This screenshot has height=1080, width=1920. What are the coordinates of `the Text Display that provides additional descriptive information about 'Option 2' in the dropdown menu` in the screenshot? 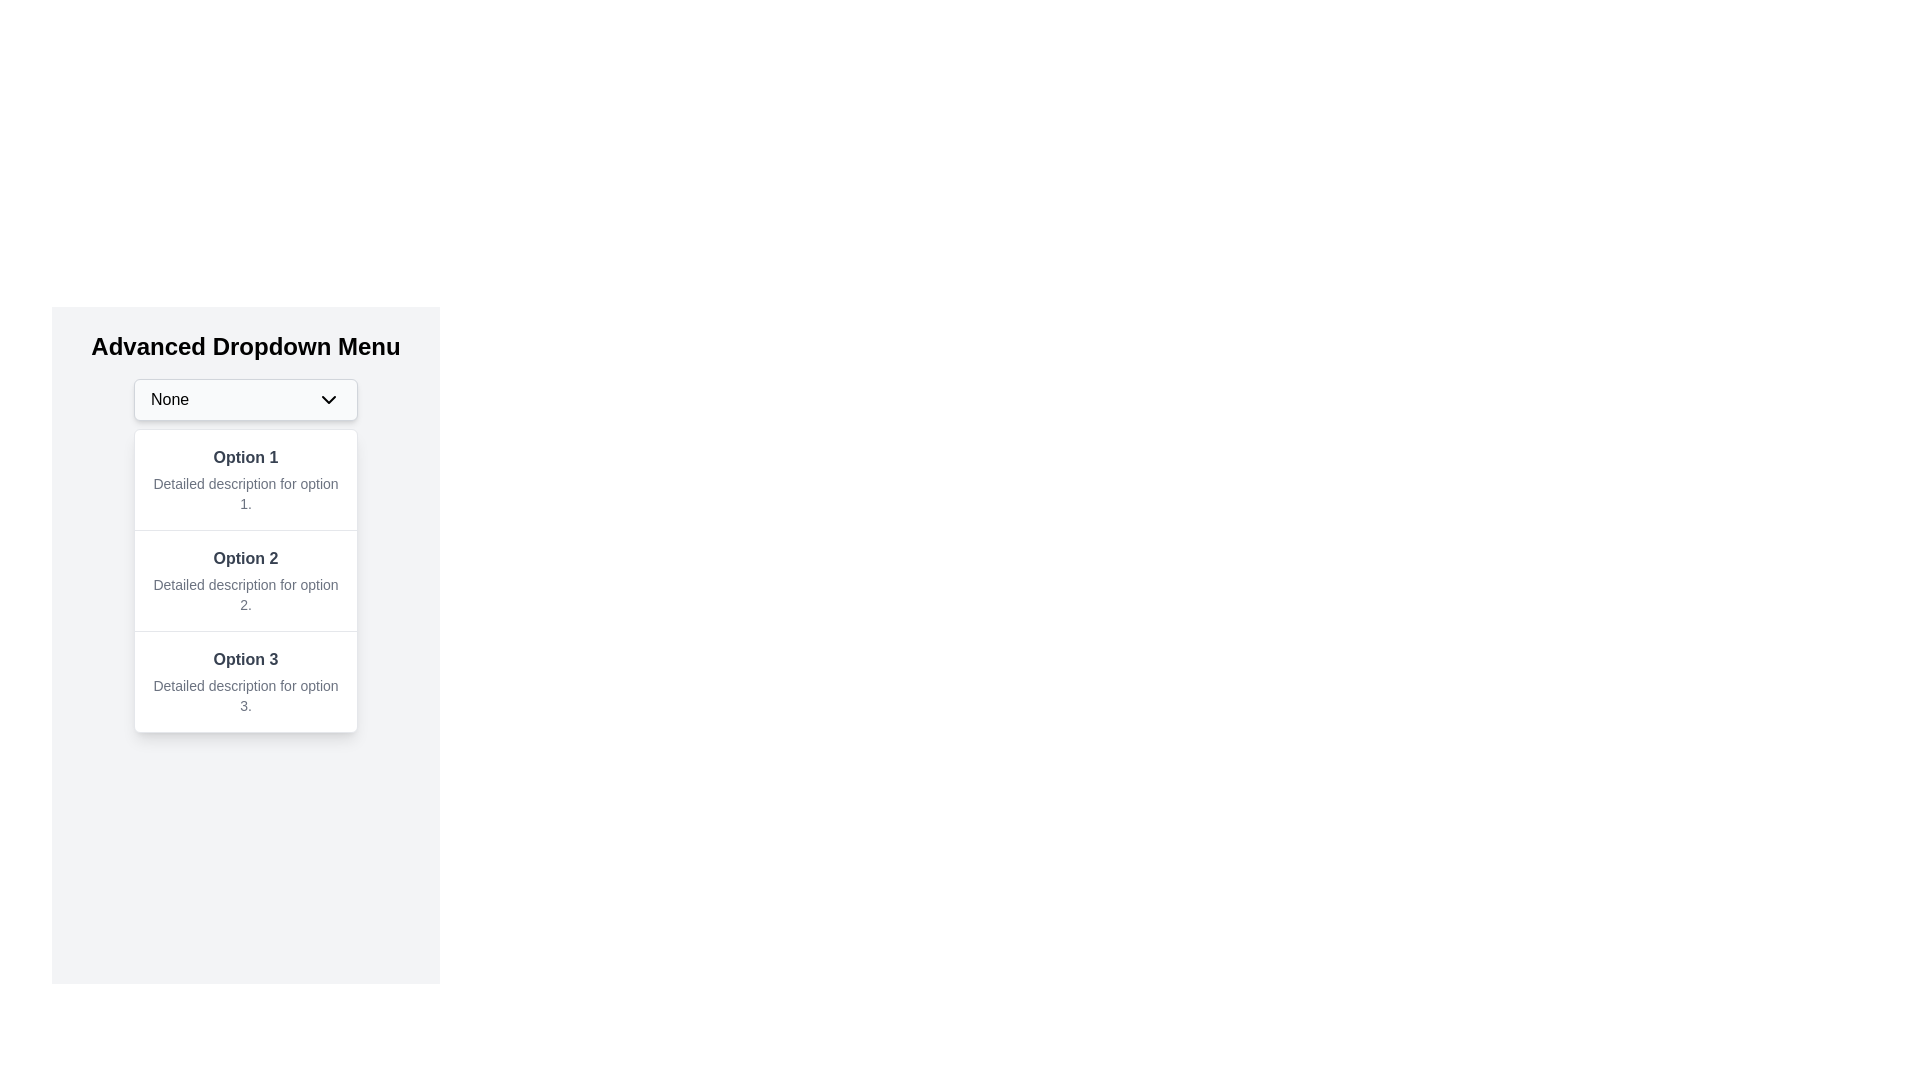 It's located at (244, 593).